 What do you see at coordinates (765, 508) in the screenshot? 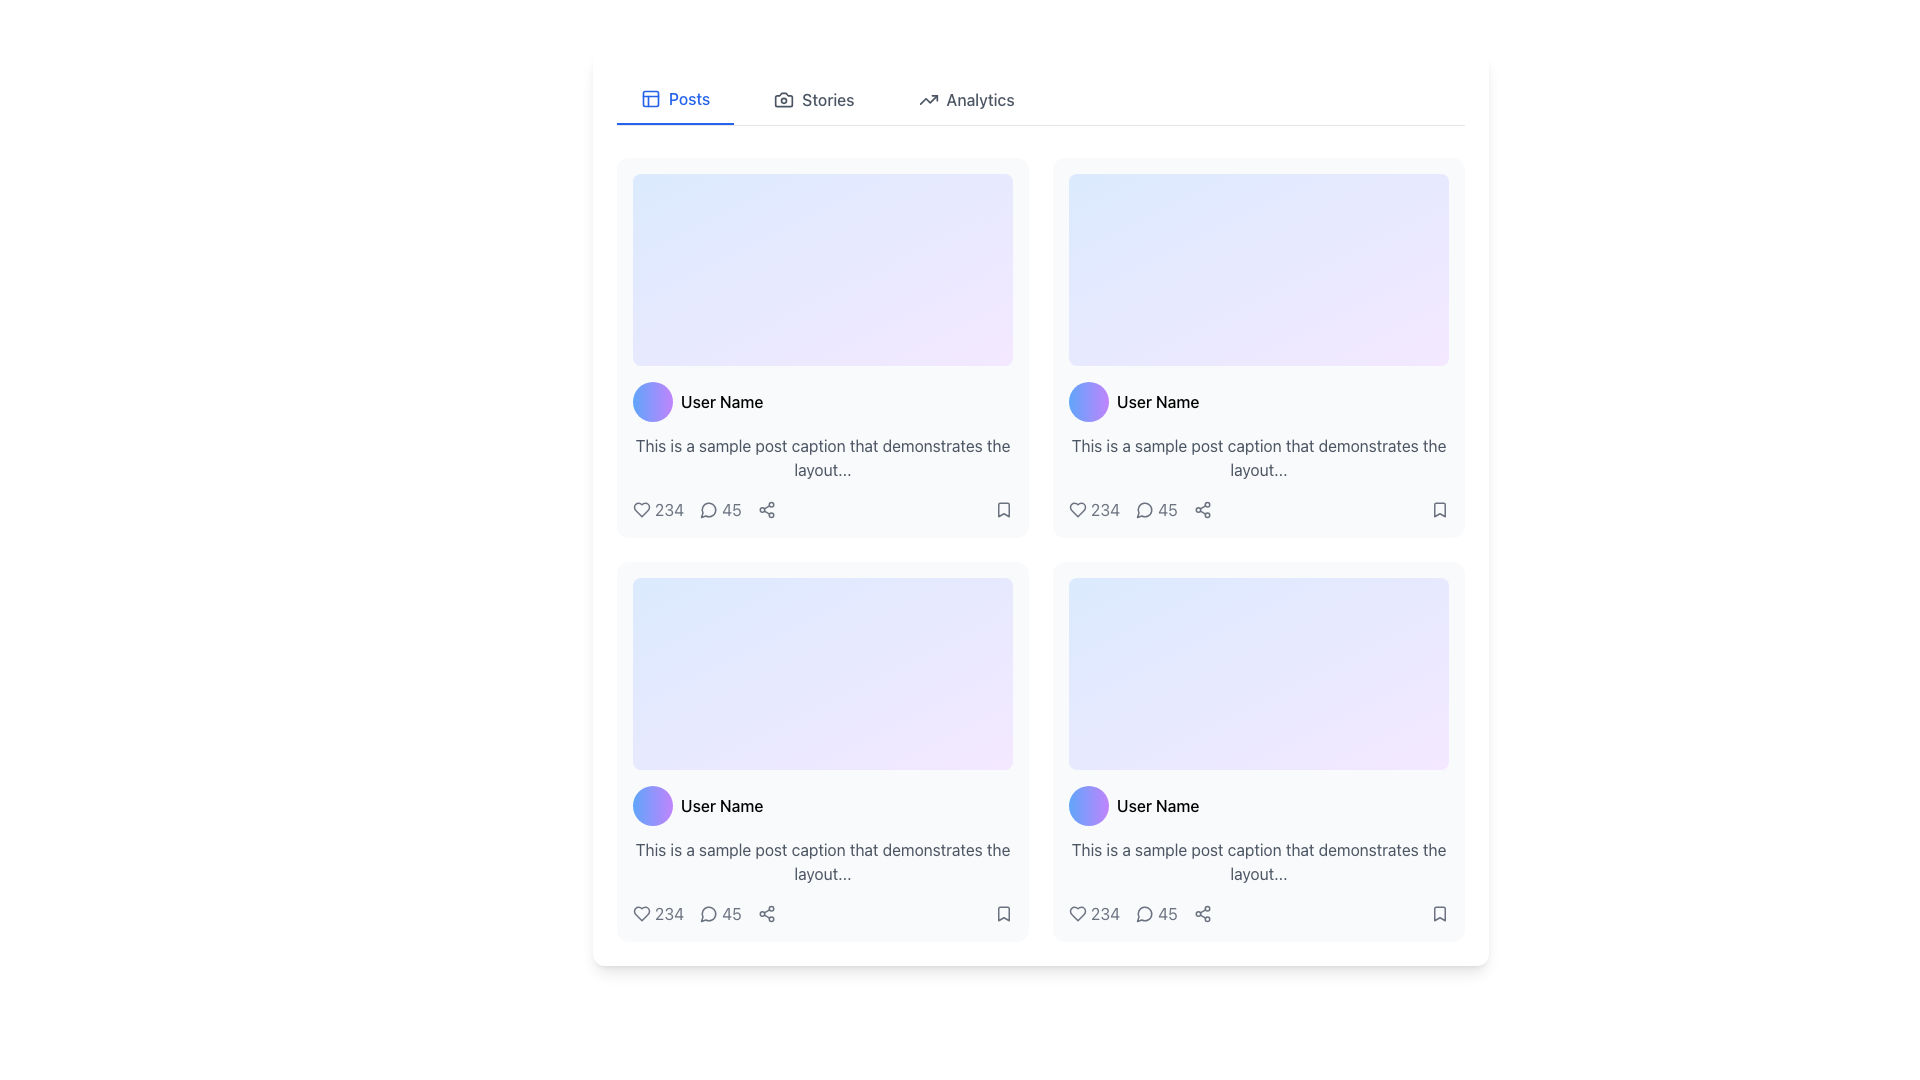
I see `the share button located as the third interactive option in the social interaction row, positioned under the text caption of the post, to share the content` at bounding box center [765, 508].